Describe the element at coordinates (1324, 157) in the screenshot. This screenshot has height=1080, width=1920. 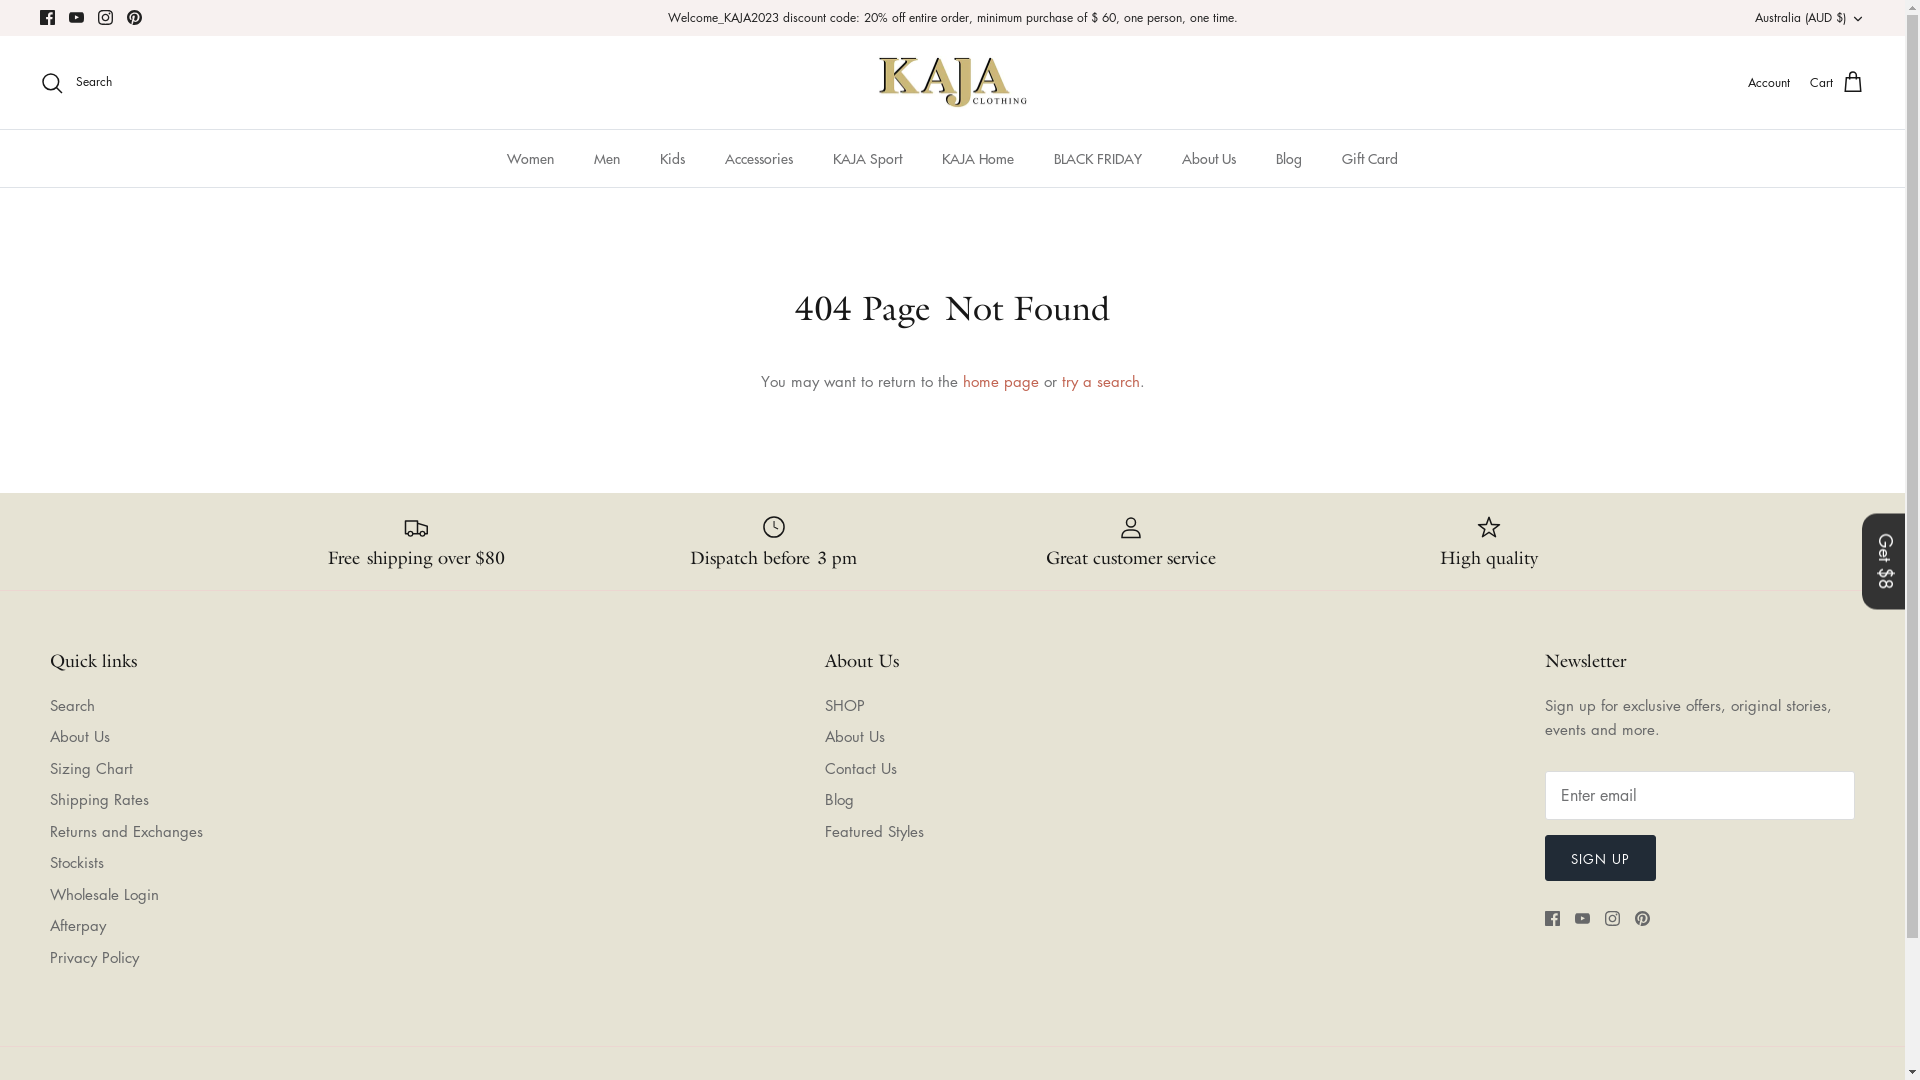
I see `'Gift Card'` at that location.